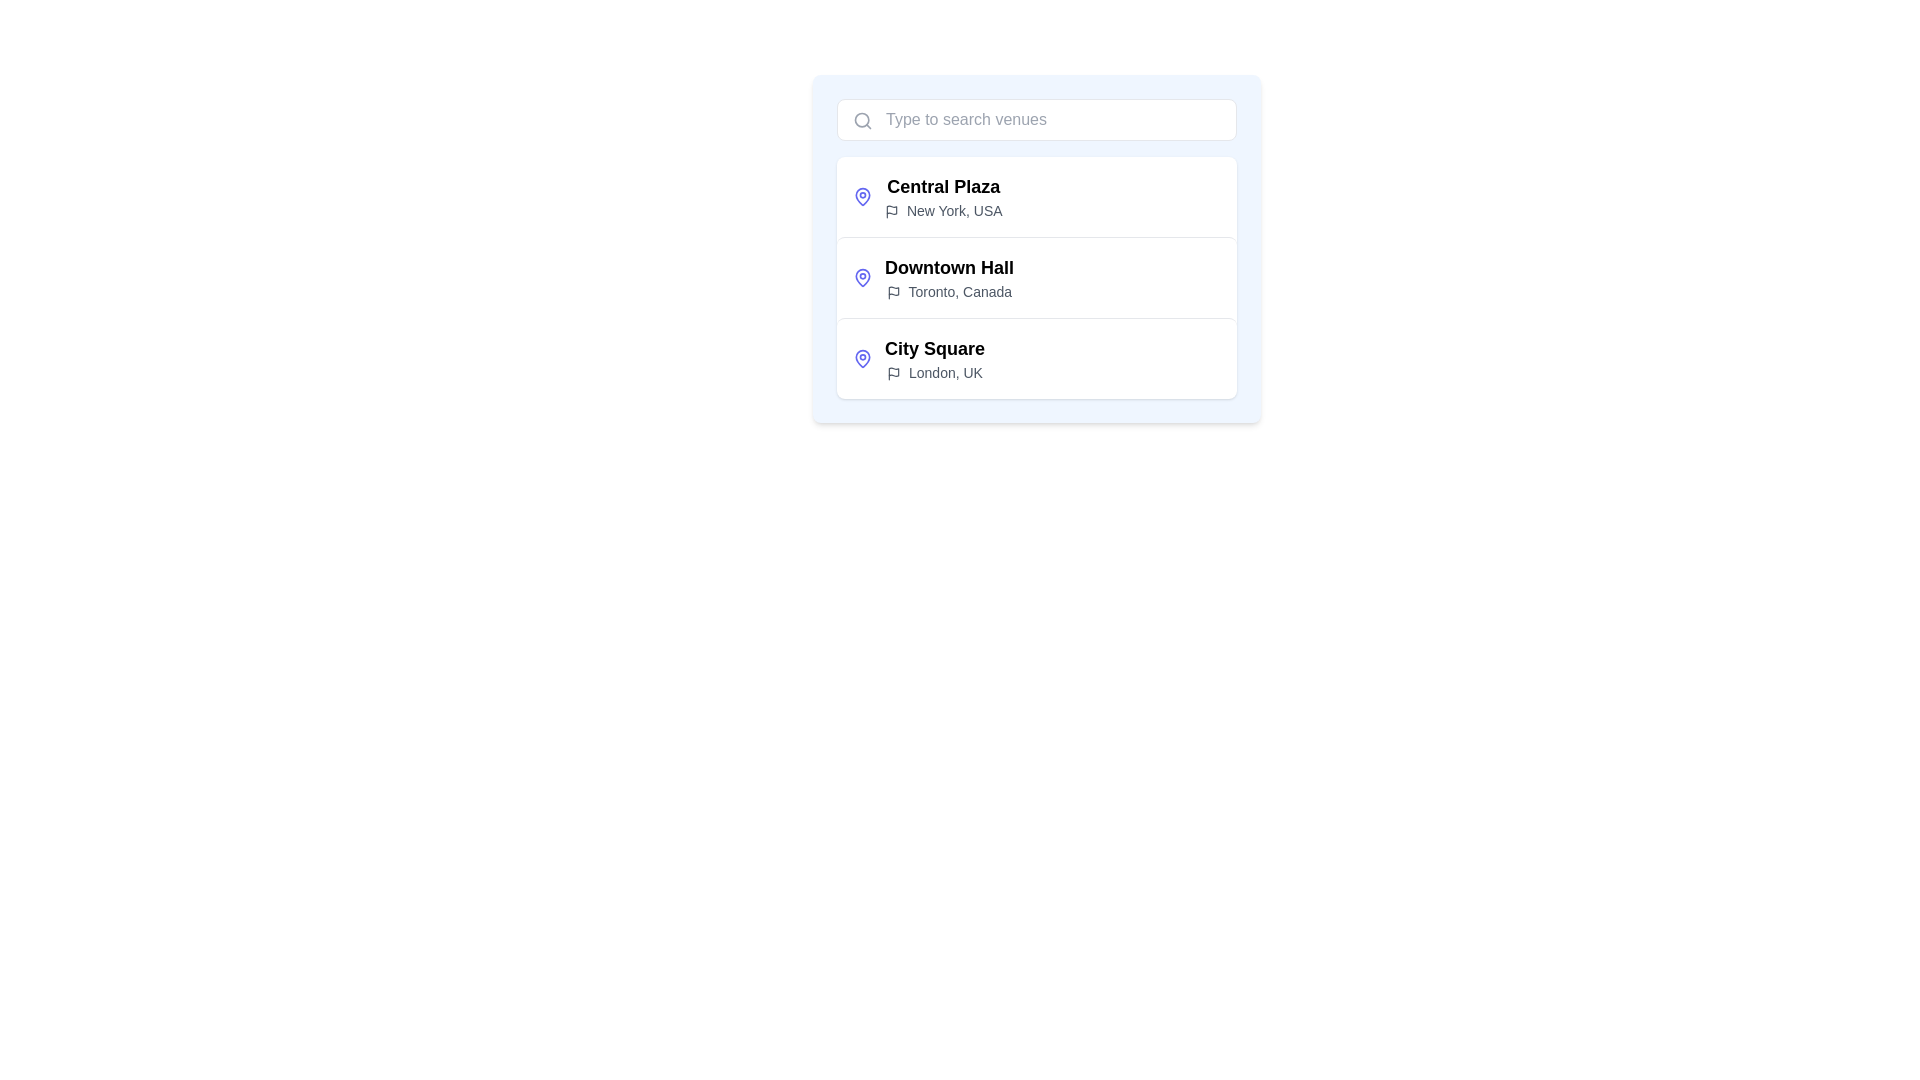  Describe the element at coordinates (942, 211) in the screenshot. I see `the subinformation label providing location details, 'New York, USA', which is aligned under the header text 'Central Plaza' in the list item` at that location.